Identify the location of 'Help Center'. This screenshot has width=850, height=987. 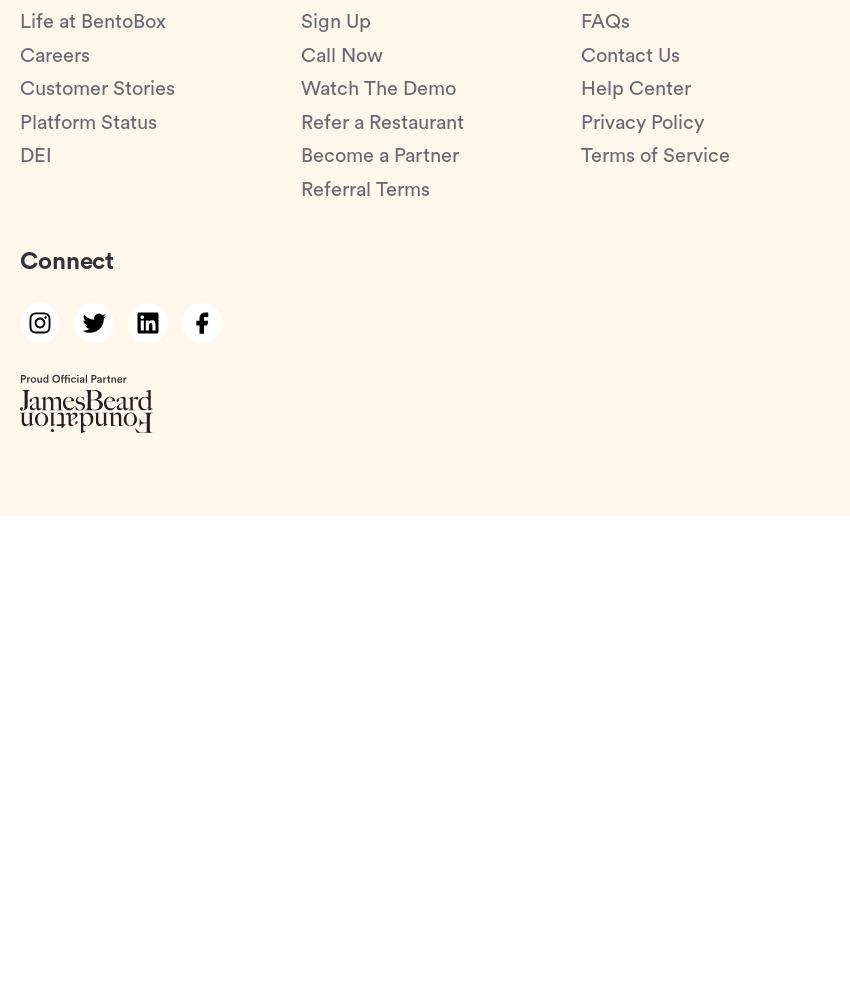
(634, 89).